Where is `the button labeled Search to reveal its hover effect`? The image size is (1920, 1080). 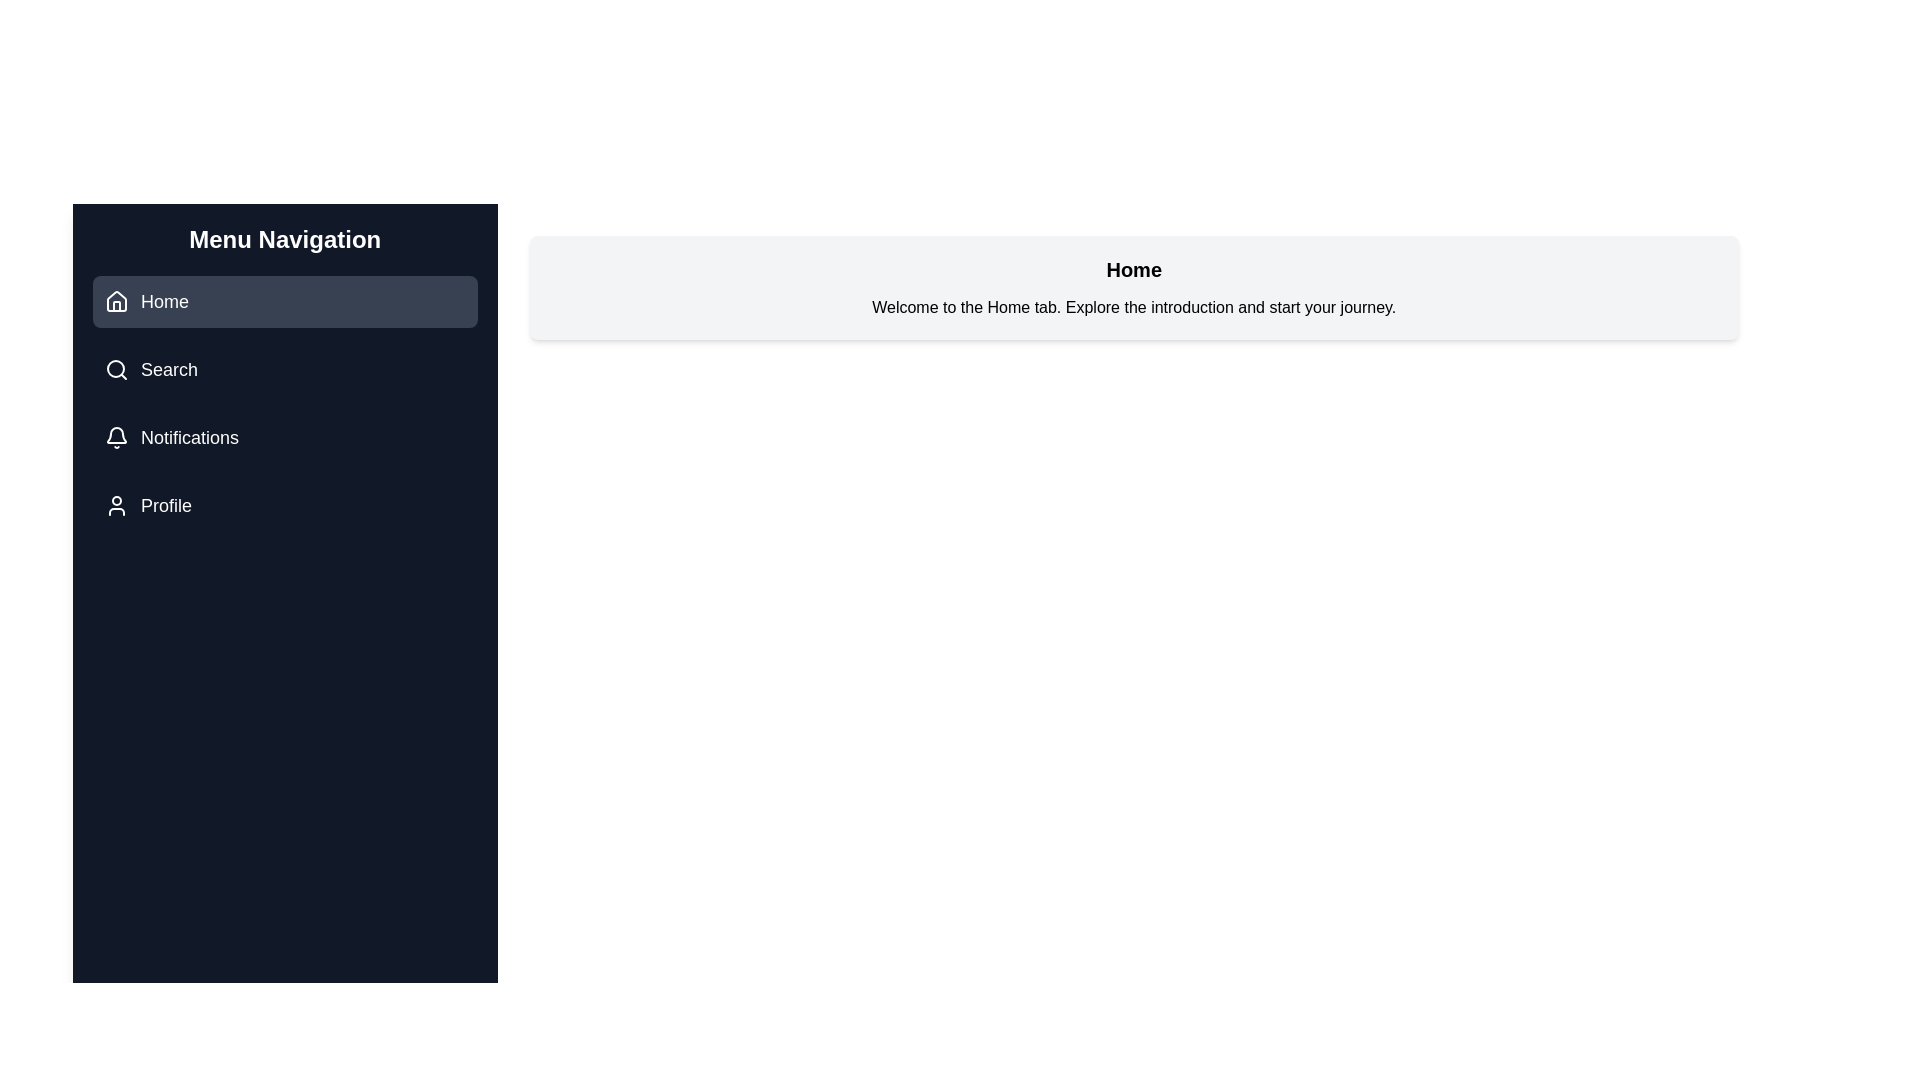 the button labeled Search to reveal its hover effect is located at coordinates (283, 370).